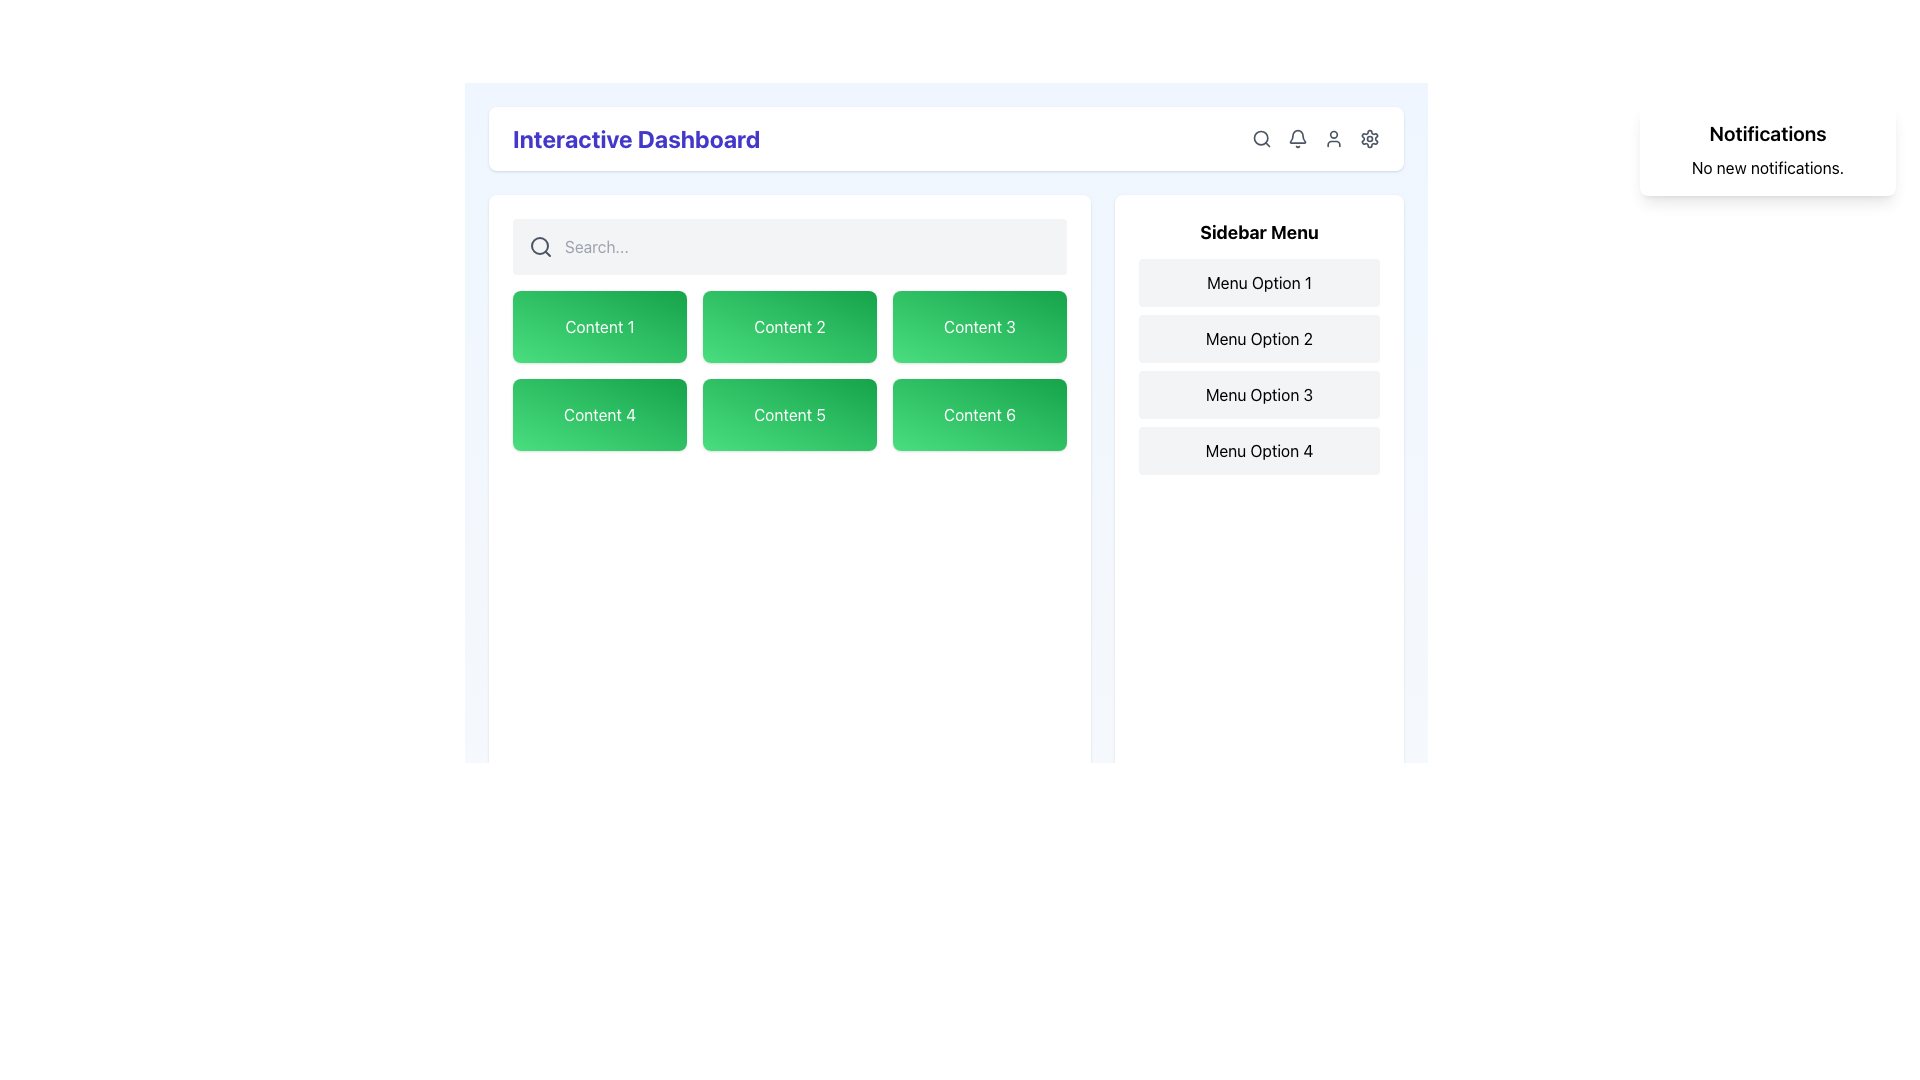 This screenshot has height=1080, width=1920. What do you see at coordinates (1258, 394) in the screenshot?
I see `the 'Menu Option 3' button in the sidebar menu by` at bounding box center [1258, 394].